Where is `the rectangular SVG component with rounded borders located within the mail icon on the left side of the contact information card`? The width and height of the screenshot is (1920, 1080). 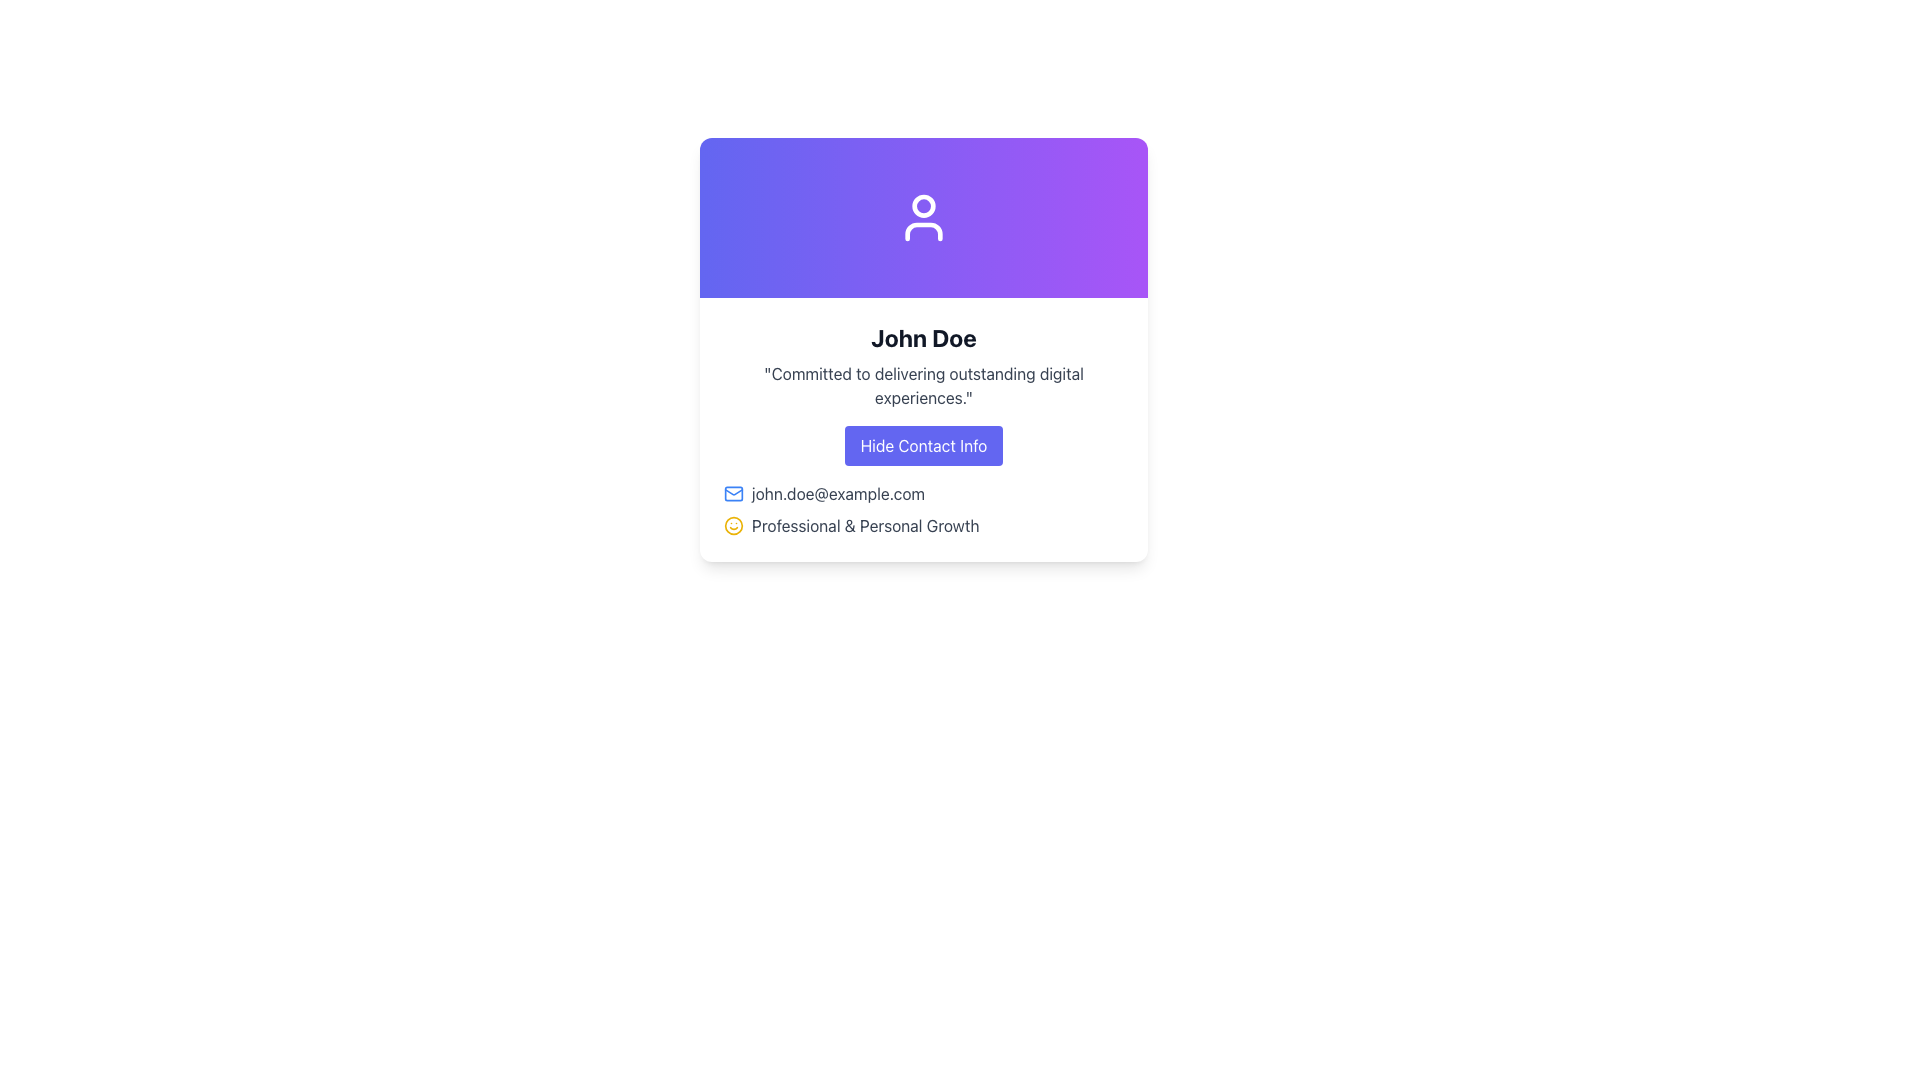
the rectangular SVG component with rounded borders located within the mail icon on the left side of the contact information card is located at coordinates (733, 493).